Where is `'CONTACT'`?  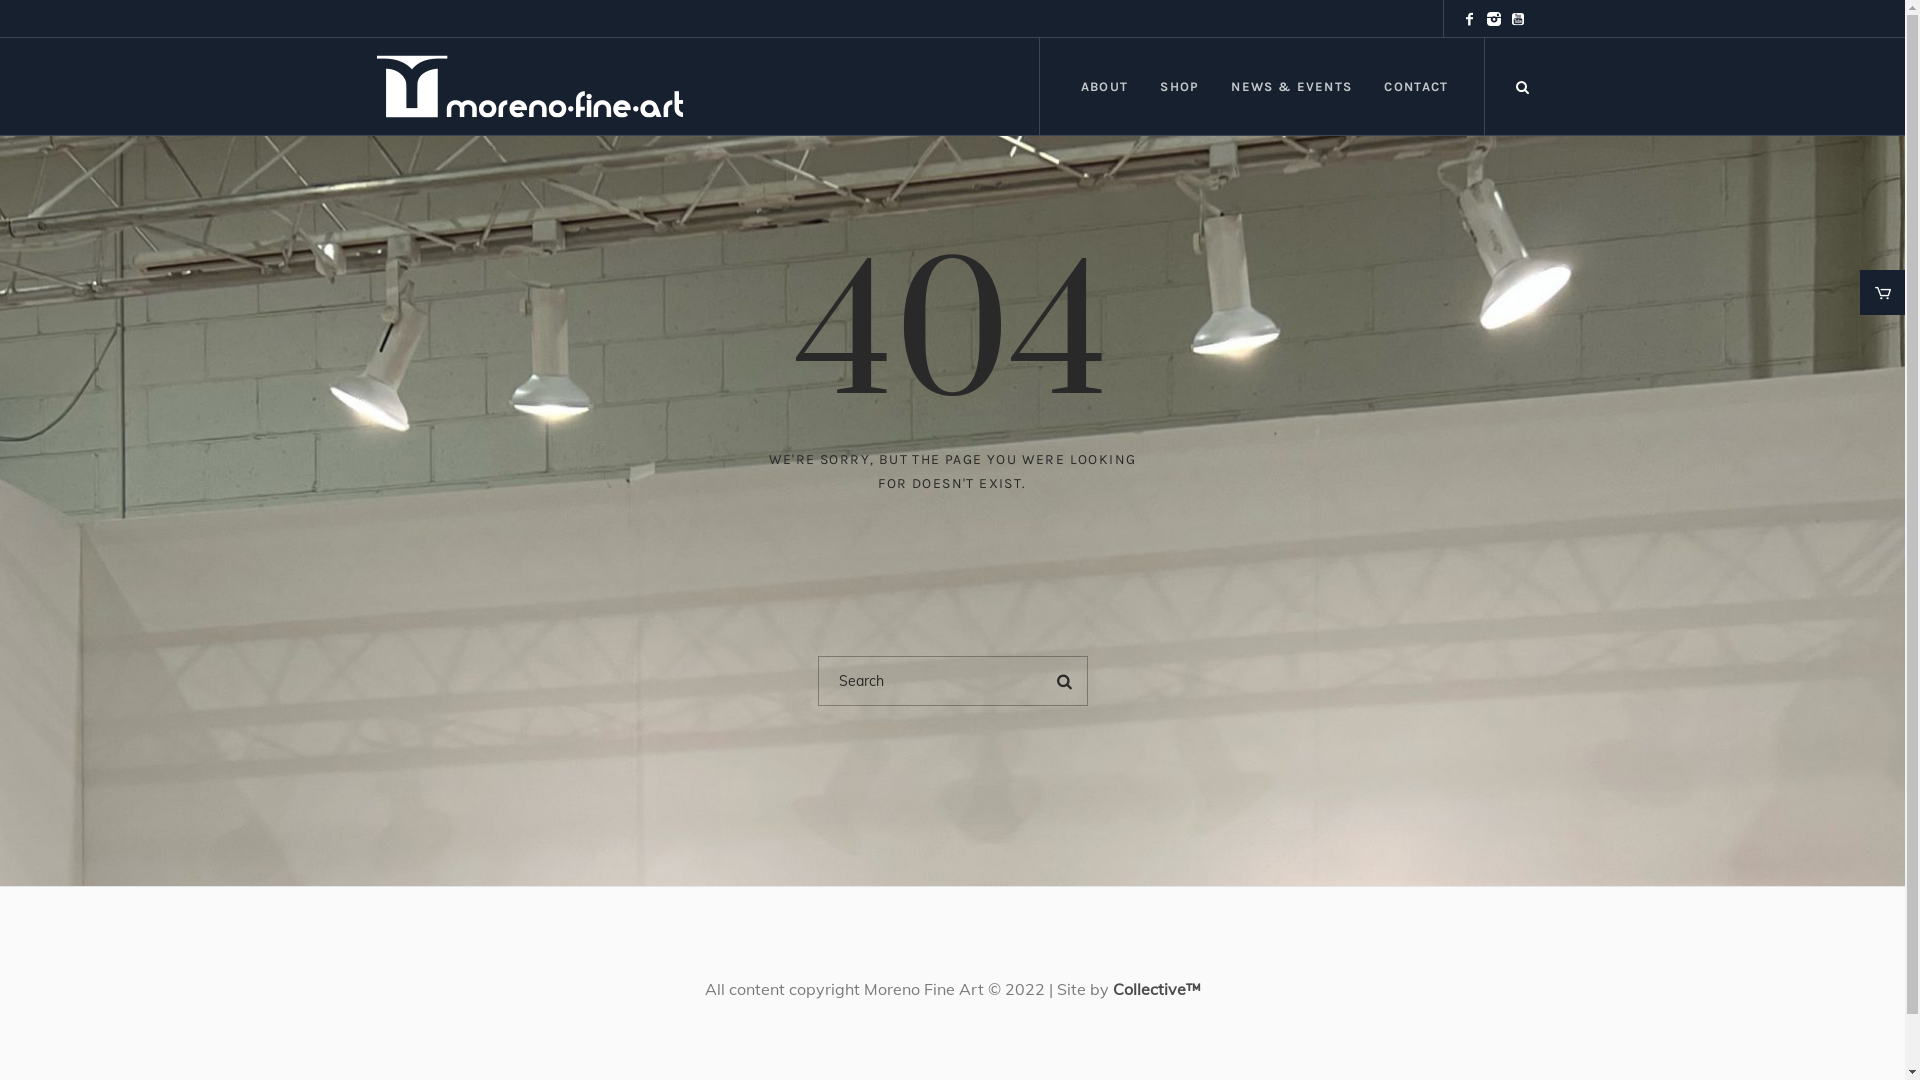 'CONTACT' is located at coordinates (1414, 85).